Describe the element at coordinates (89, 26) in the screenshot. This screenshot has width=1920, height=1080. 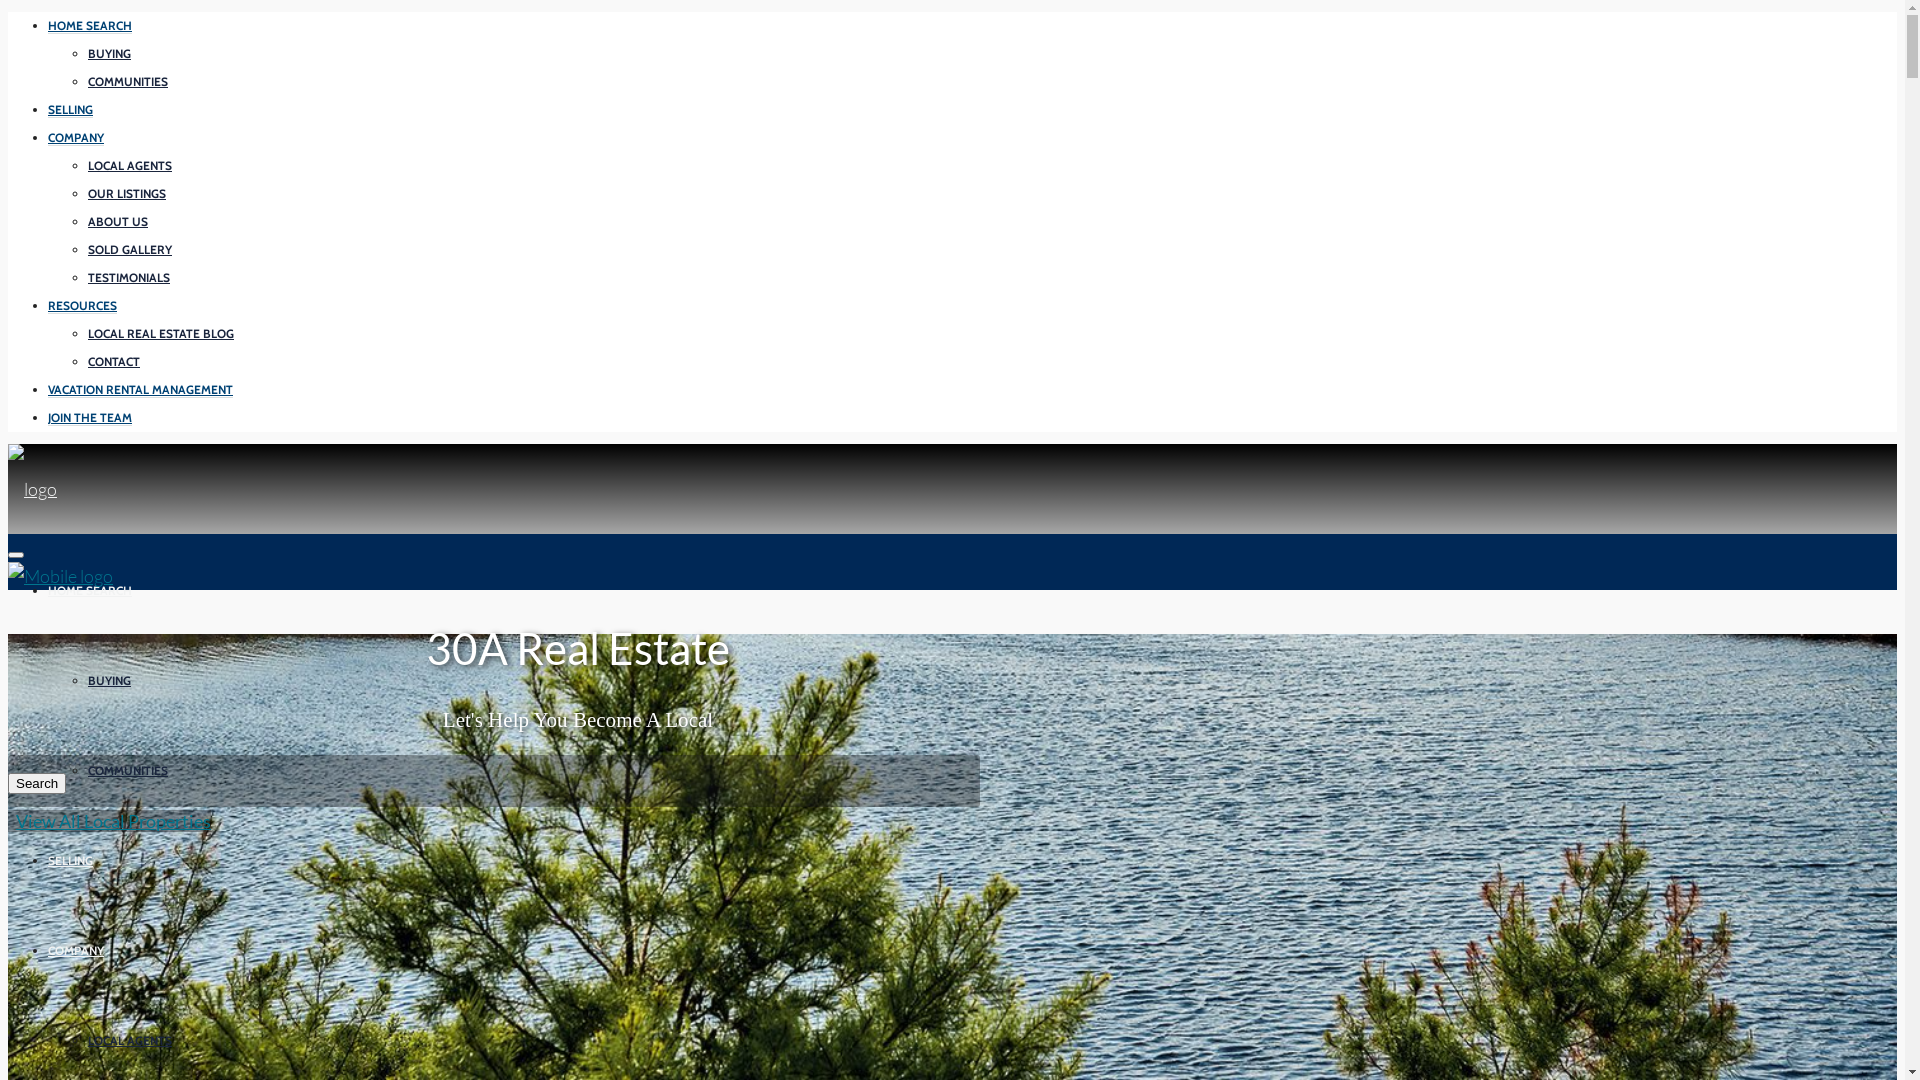
I see `'HOME SEARCH'` at that location.